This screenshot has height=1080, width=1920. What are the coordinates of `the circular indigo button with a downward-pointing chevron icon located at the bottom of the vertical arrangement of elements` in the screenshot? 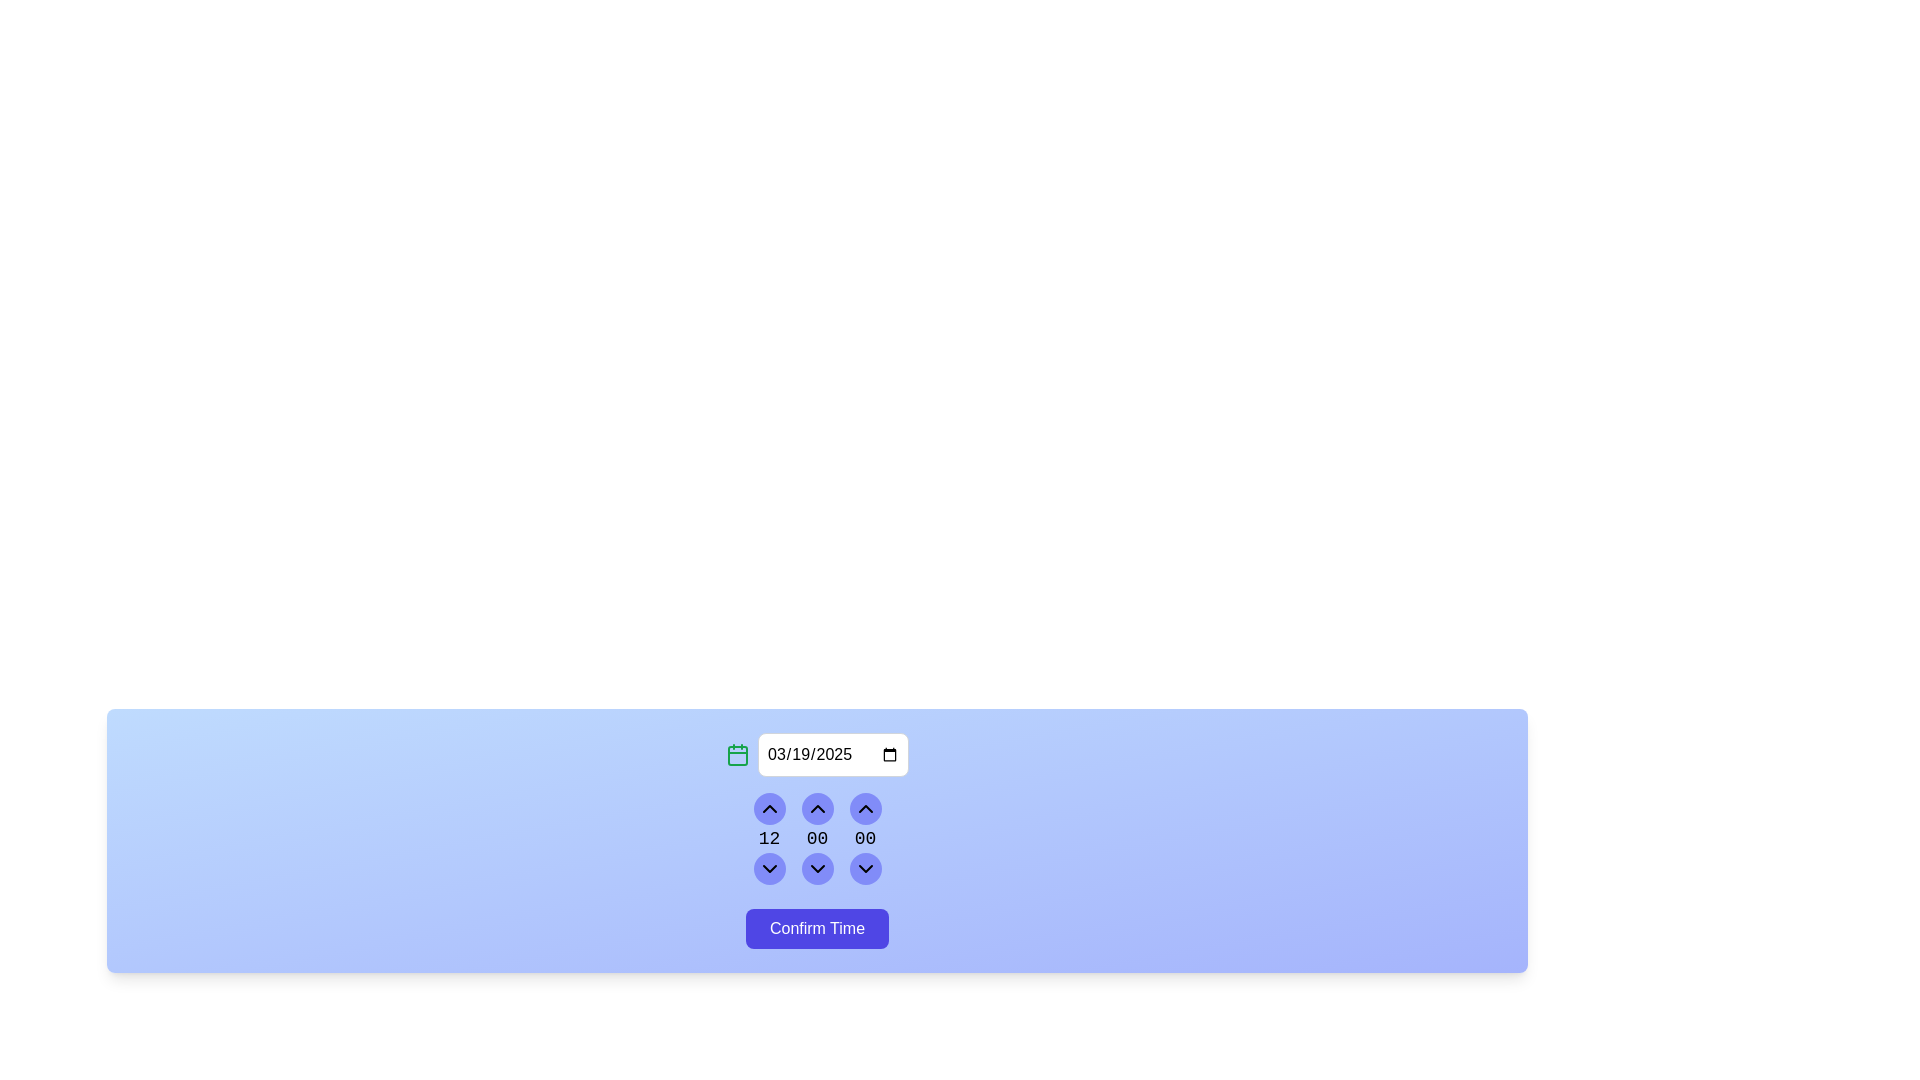 It's located at (768, 867).